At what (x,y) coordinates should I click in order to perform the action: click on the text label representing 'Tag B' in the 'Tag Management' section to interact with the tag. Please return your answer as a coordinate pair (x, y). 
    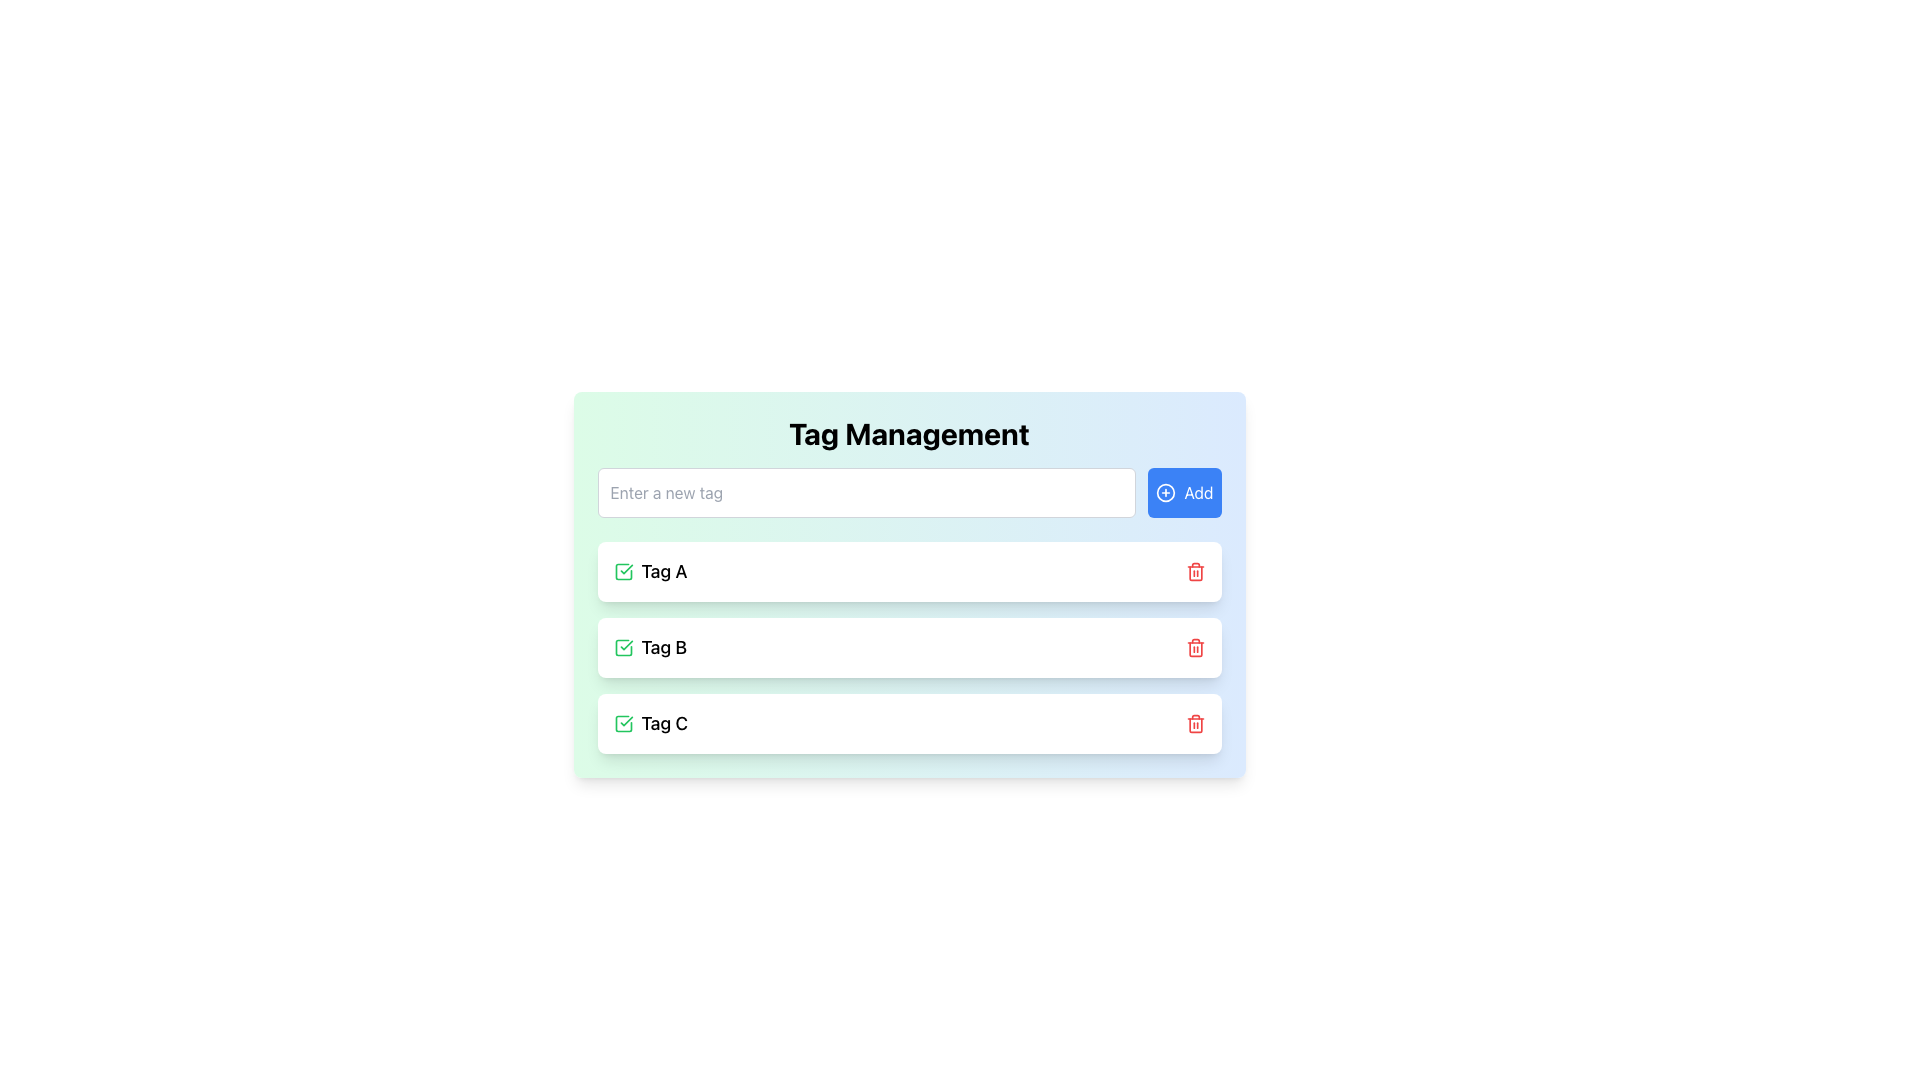
    Looking at the image, I should click on (650, 648).